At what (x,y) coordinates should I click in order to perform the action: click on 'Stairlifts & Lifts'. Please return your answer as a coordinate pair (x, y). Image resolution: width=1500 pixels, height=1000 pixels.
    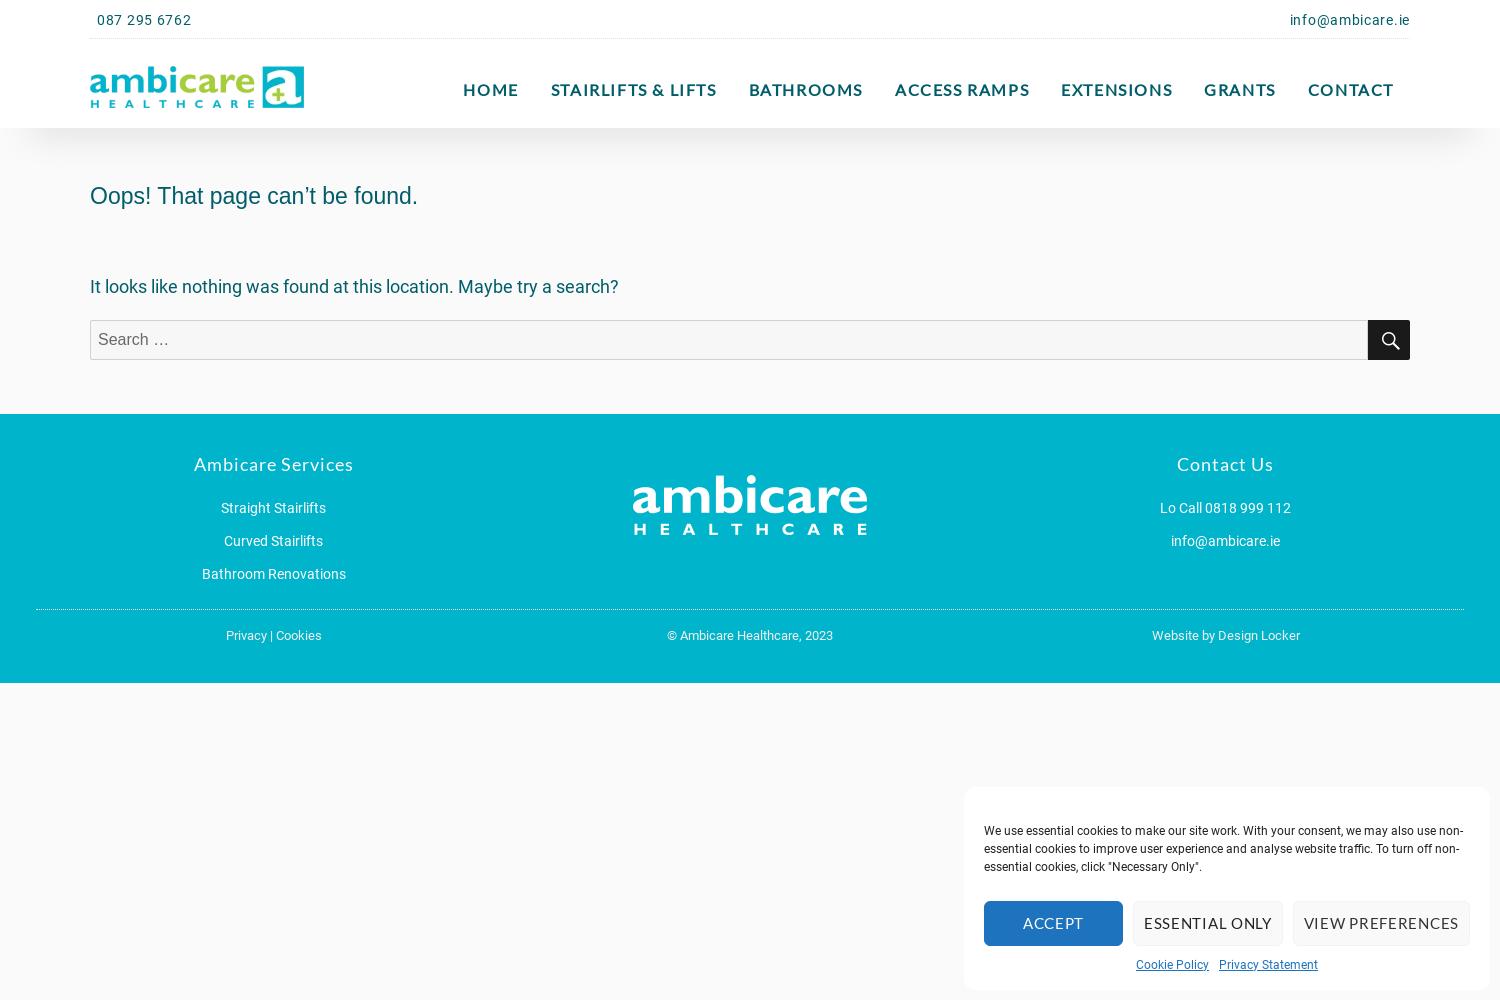
    Looking at the image, I should click on (633, 88).